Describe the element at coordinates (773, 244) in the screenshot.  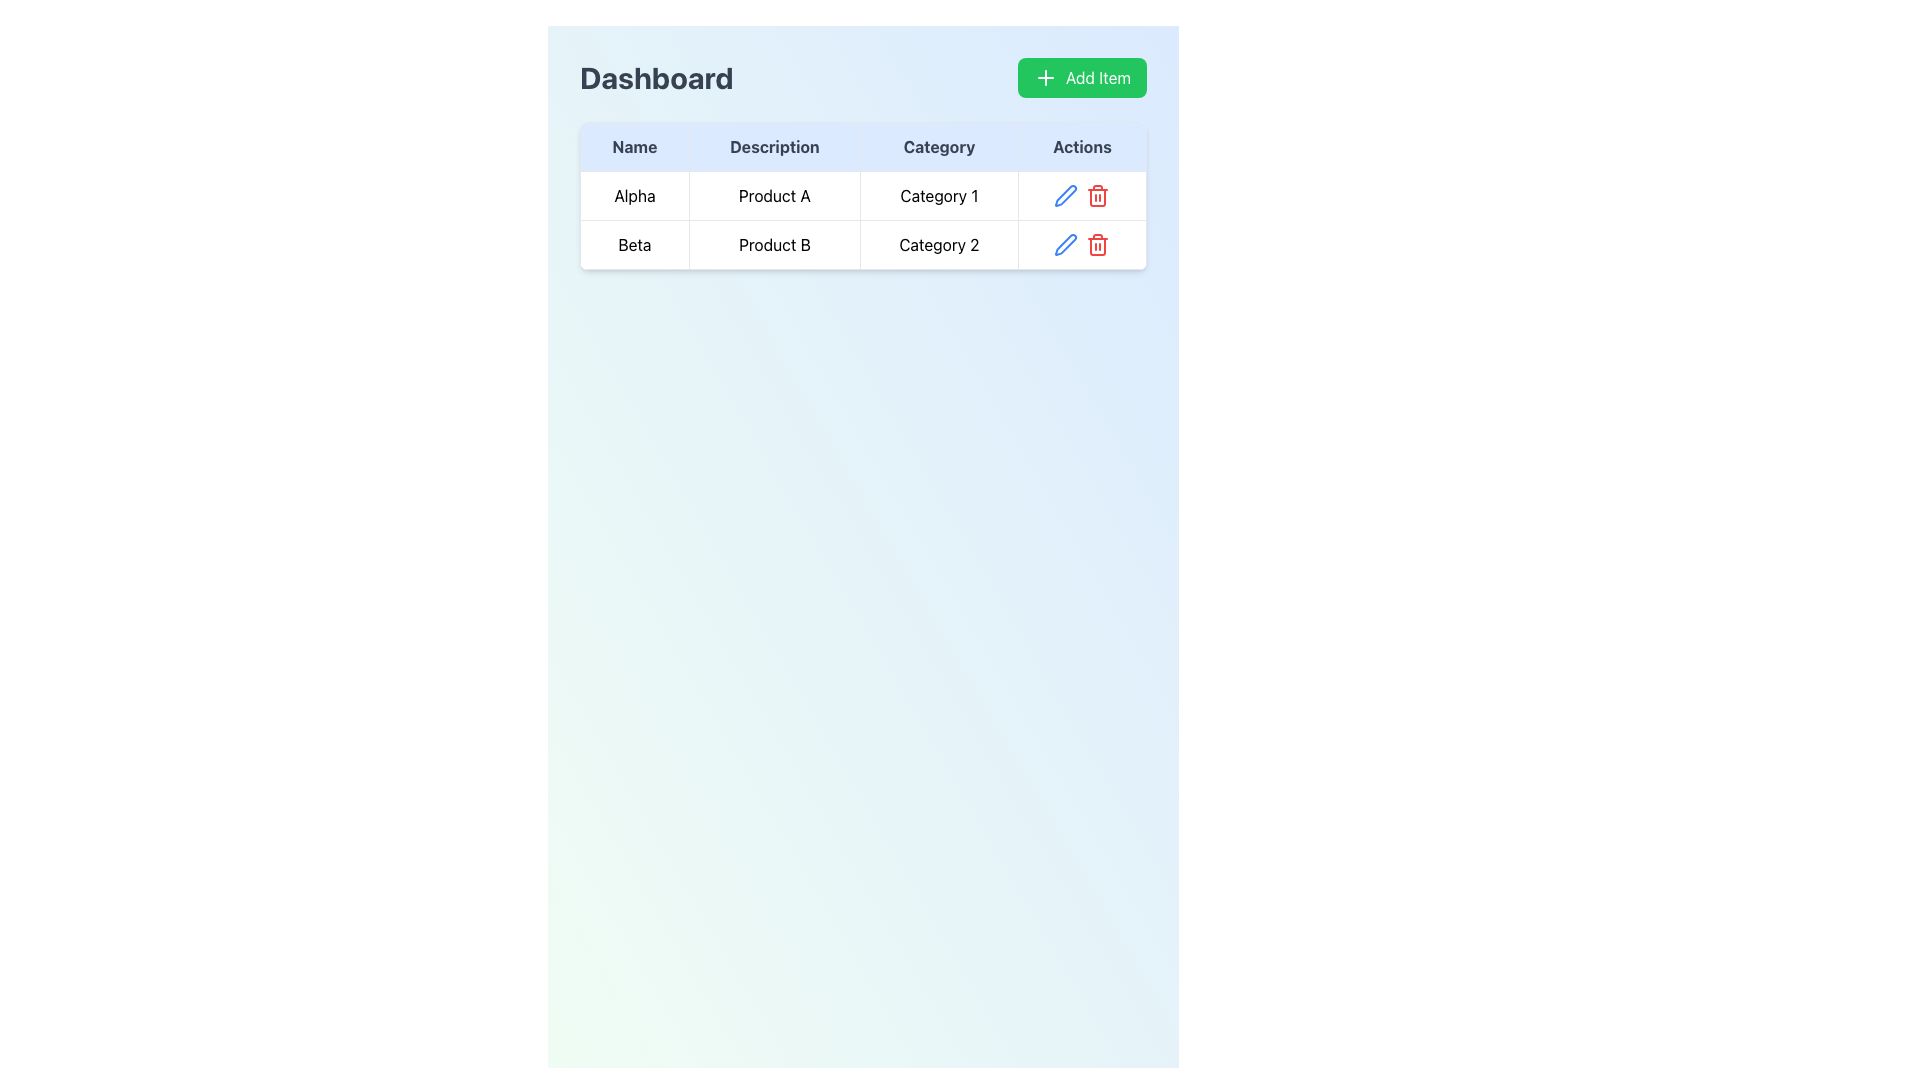
I see `across the table cell containing 'Product B'` at that location.